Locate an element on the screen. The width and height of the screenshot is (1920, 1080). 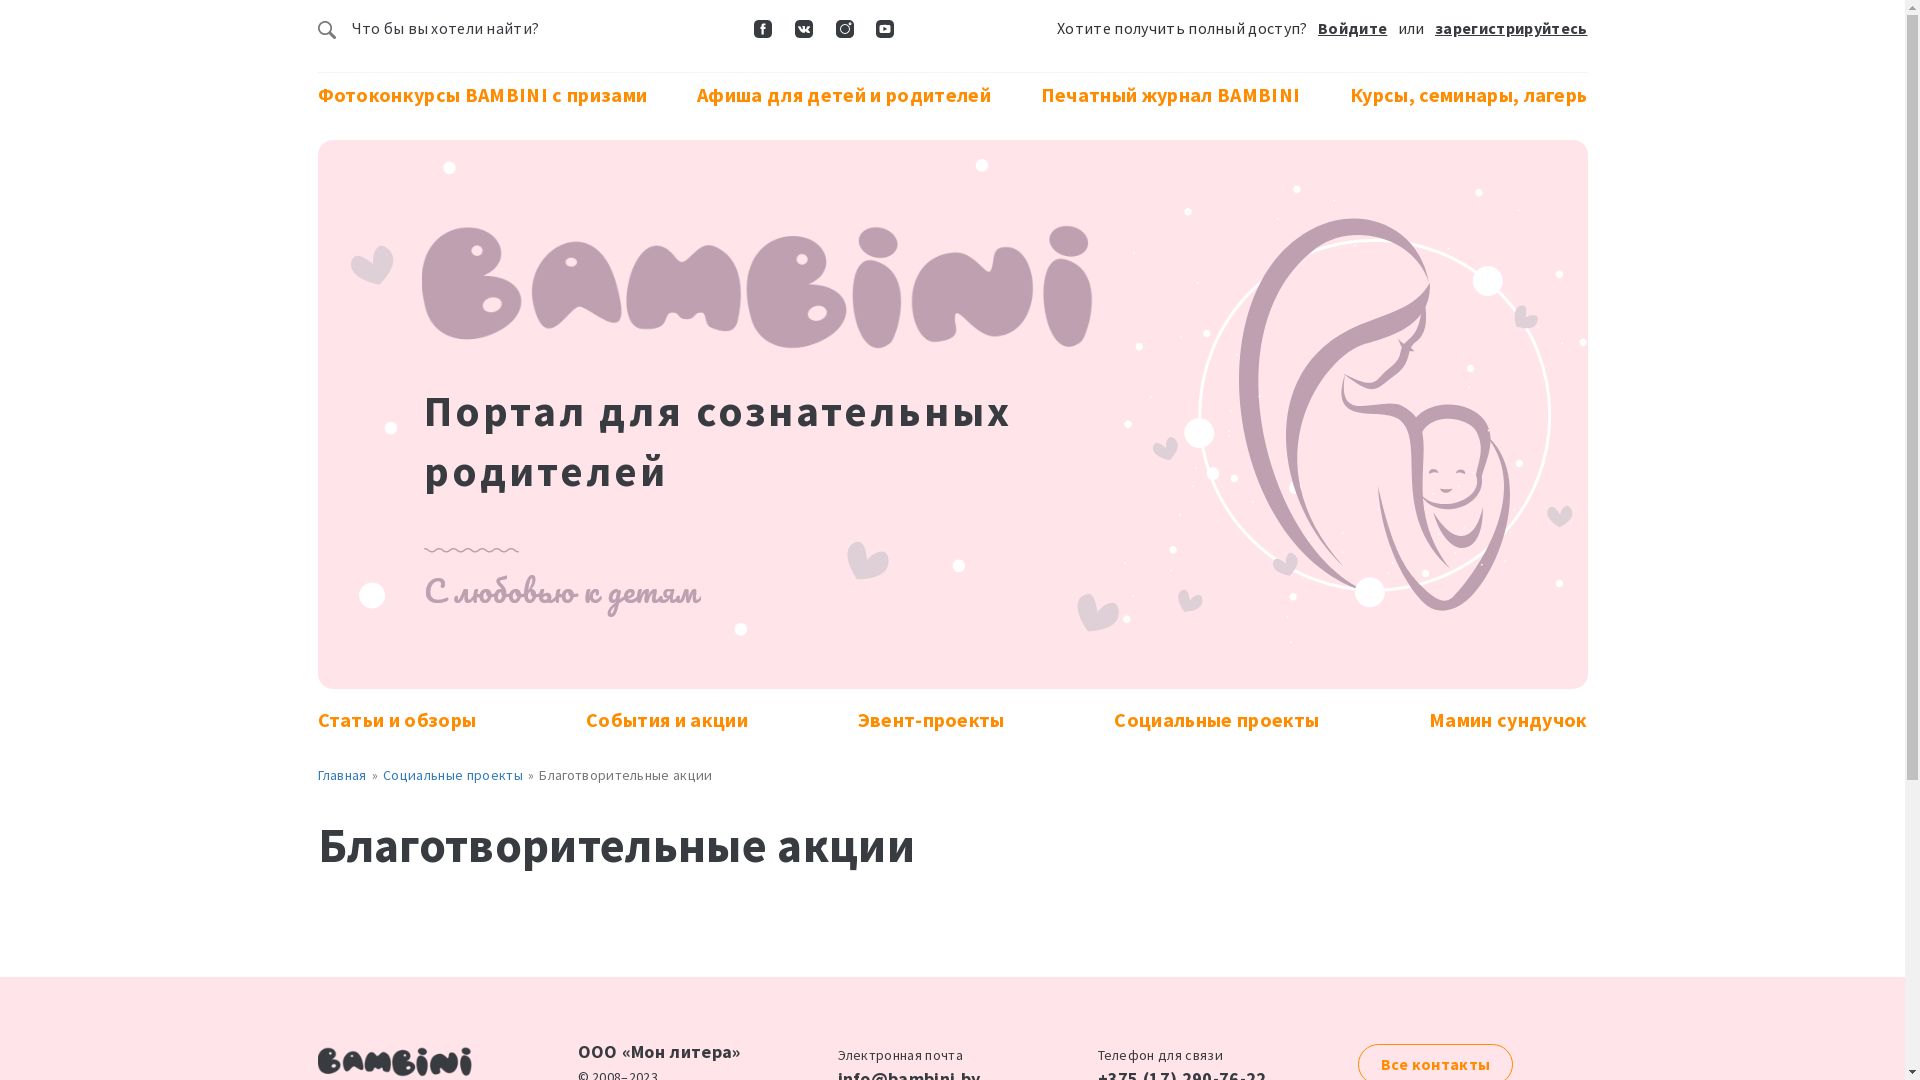
'Facebook' is located at coordinates (762, 36).